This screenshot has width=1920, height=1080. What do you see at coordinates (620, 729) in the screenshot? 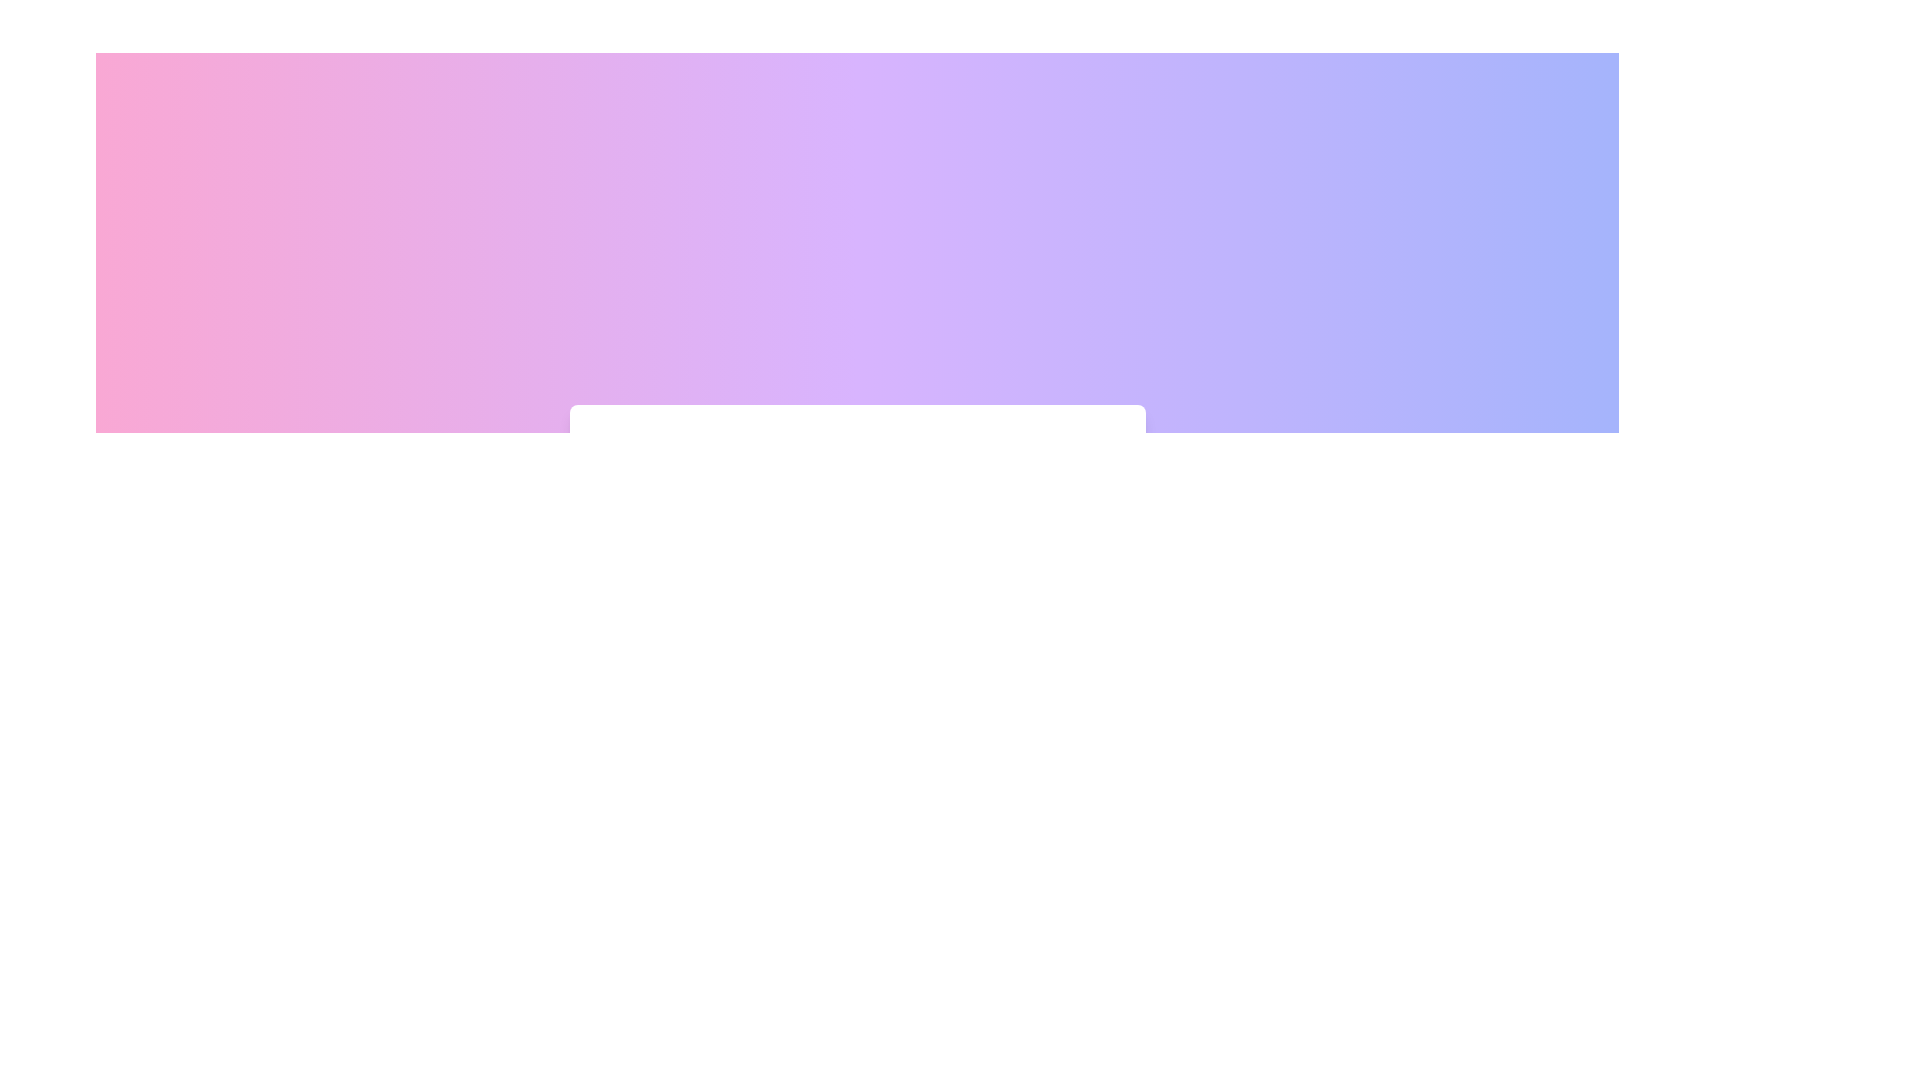
I see `the Circle element within the SVG graphic, which is a 20x20 pixel circular element located near the bottom-middle of the interface` at bounding box center [620, 729].